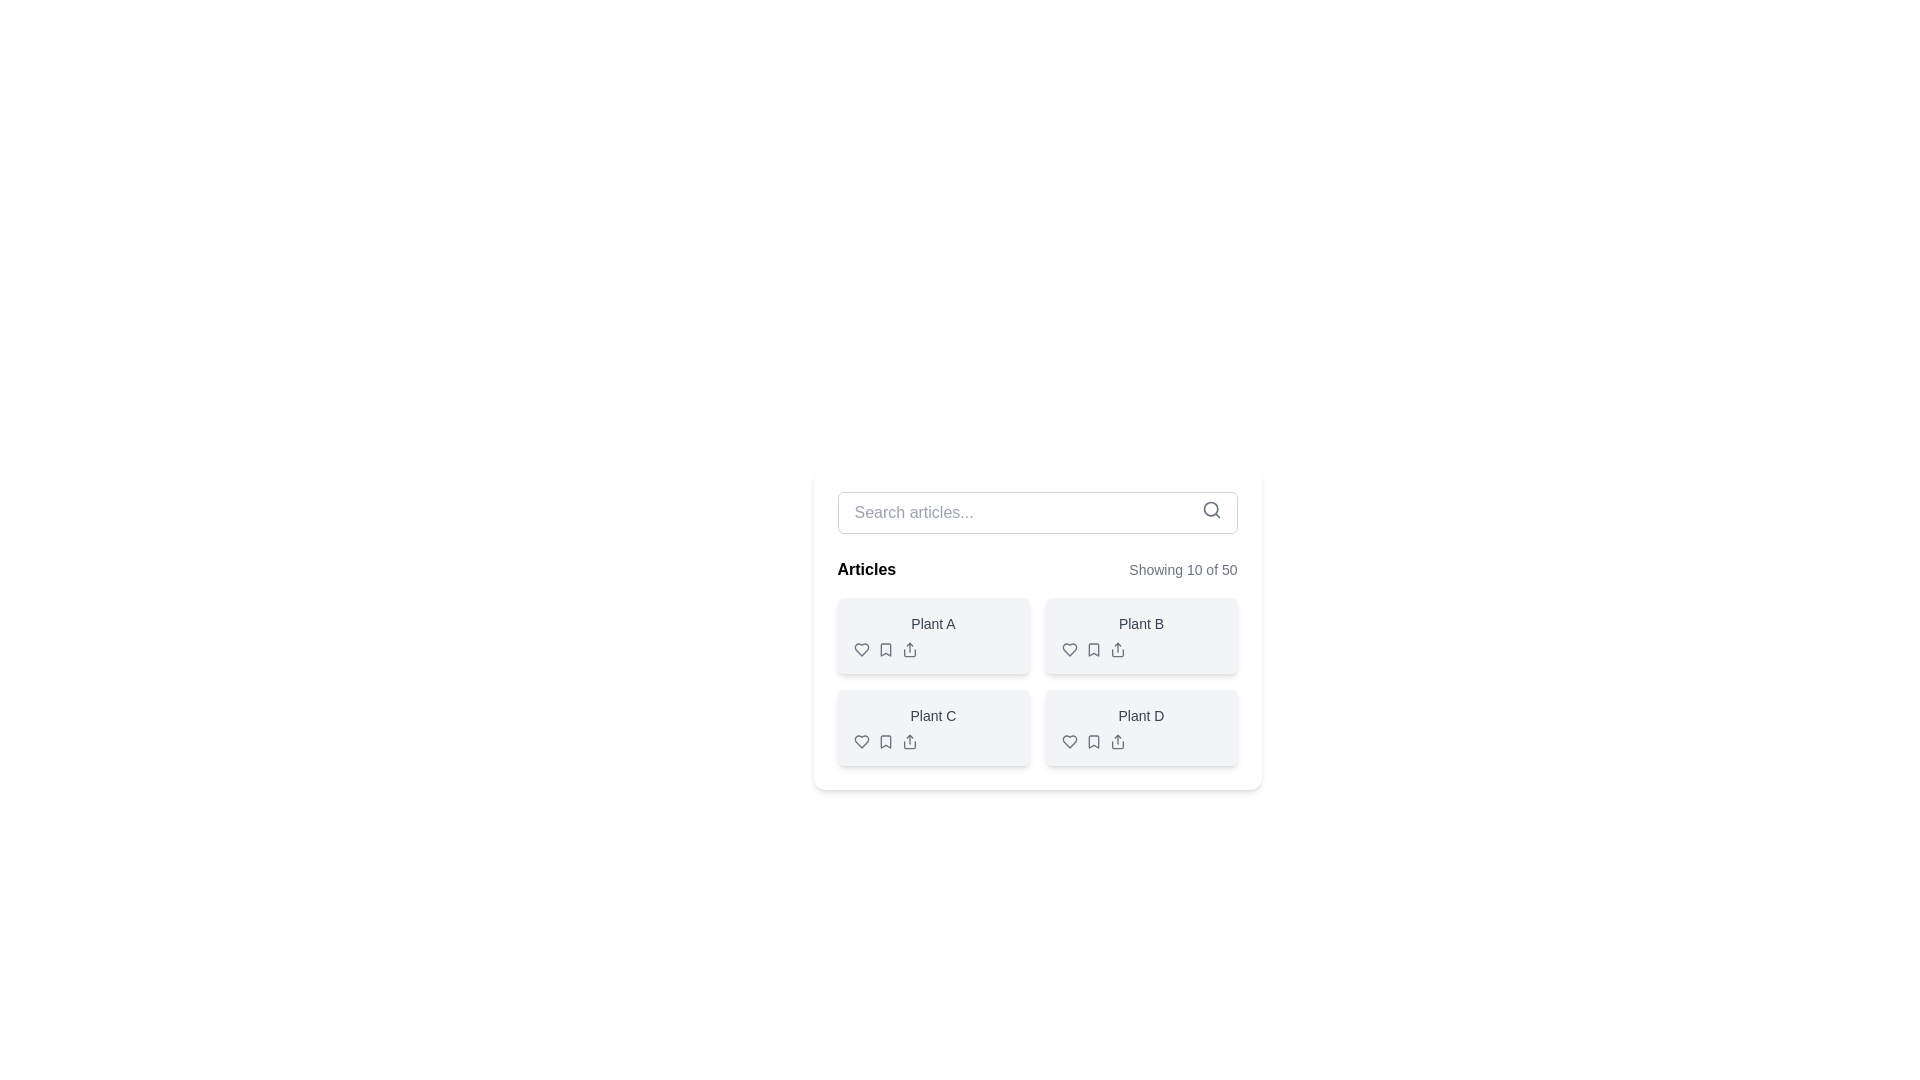  What do you see at coordinates (1092, 741) in the screenshot?
I see `the bookmark icon located within the 'Plant D' card, positioned between the heart icon and the share icon` at bounding box center [1092, 741].